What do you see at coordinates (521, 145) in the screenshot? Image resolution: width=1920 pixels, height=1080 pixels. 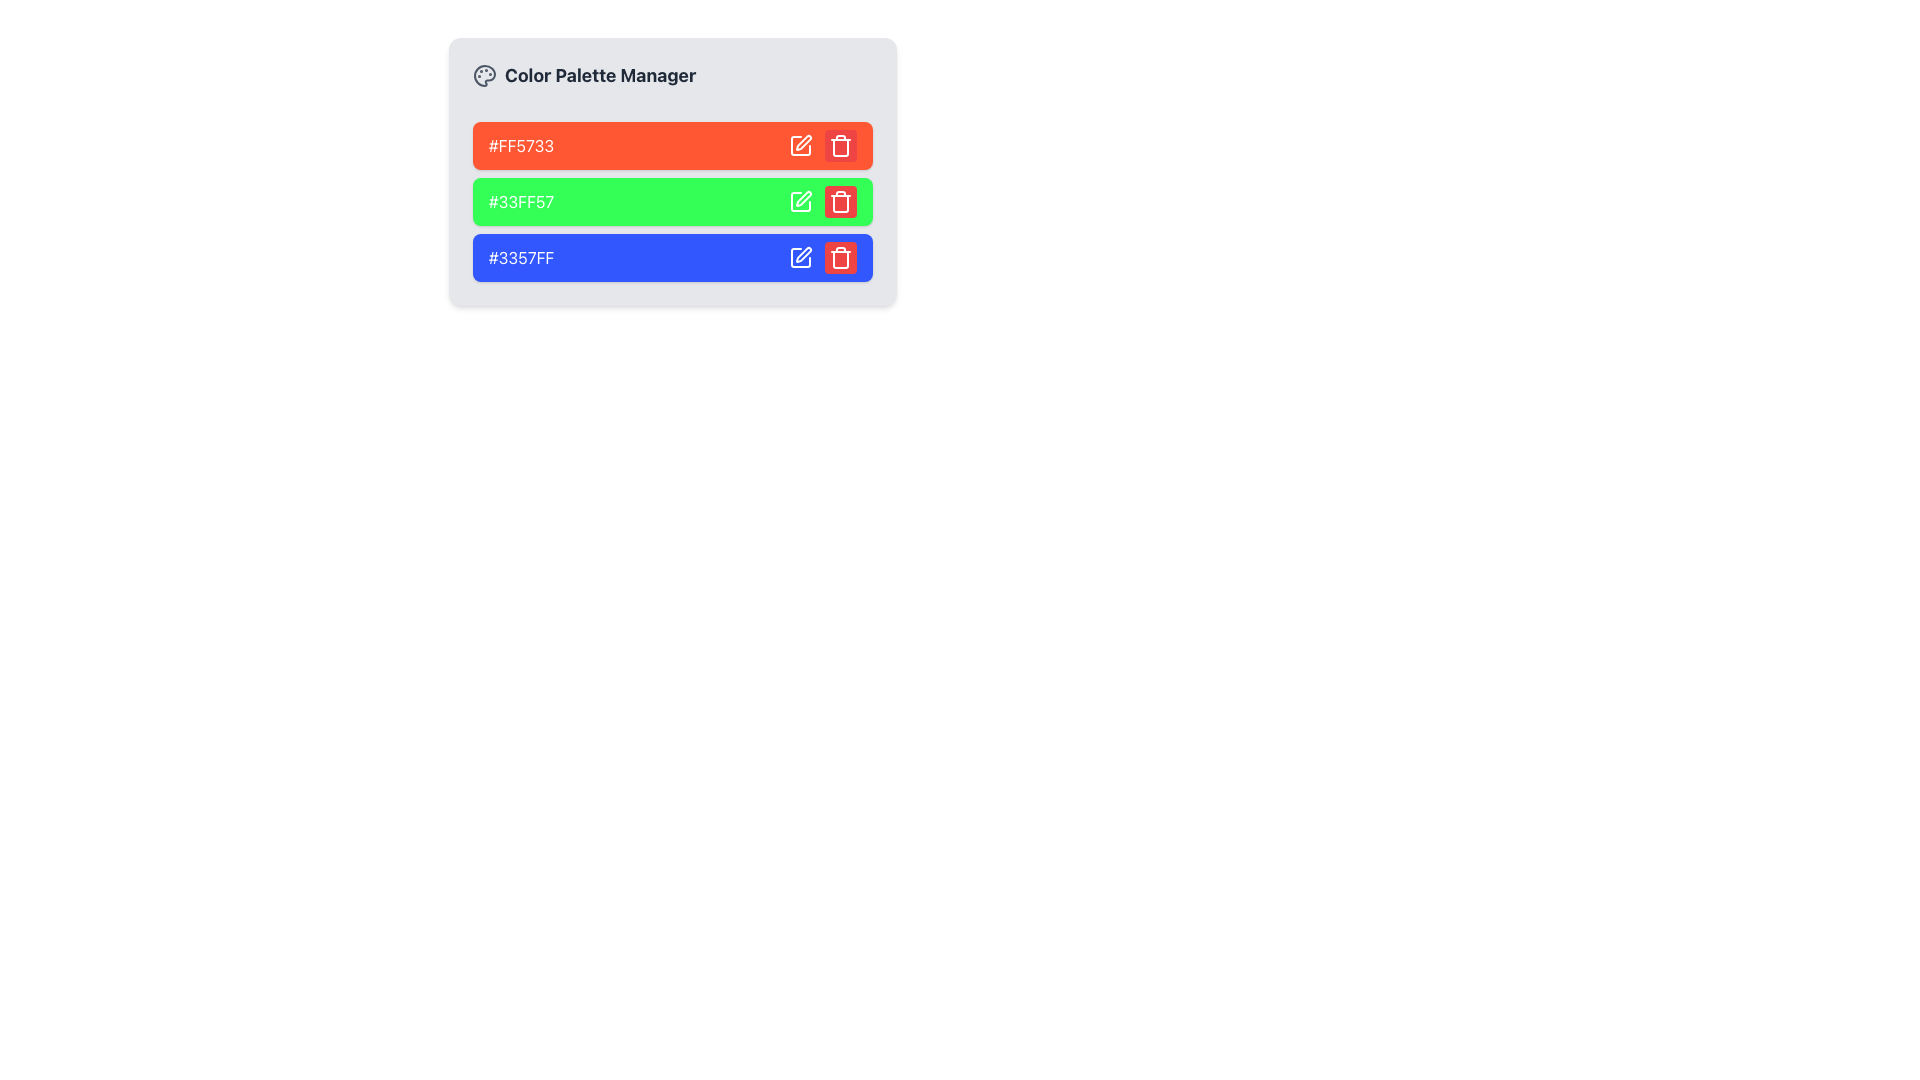 I see `the color representation label in the Color Palette Manager, which is the first element in a vertical stack of three containers` at bounding box center [521, 145].